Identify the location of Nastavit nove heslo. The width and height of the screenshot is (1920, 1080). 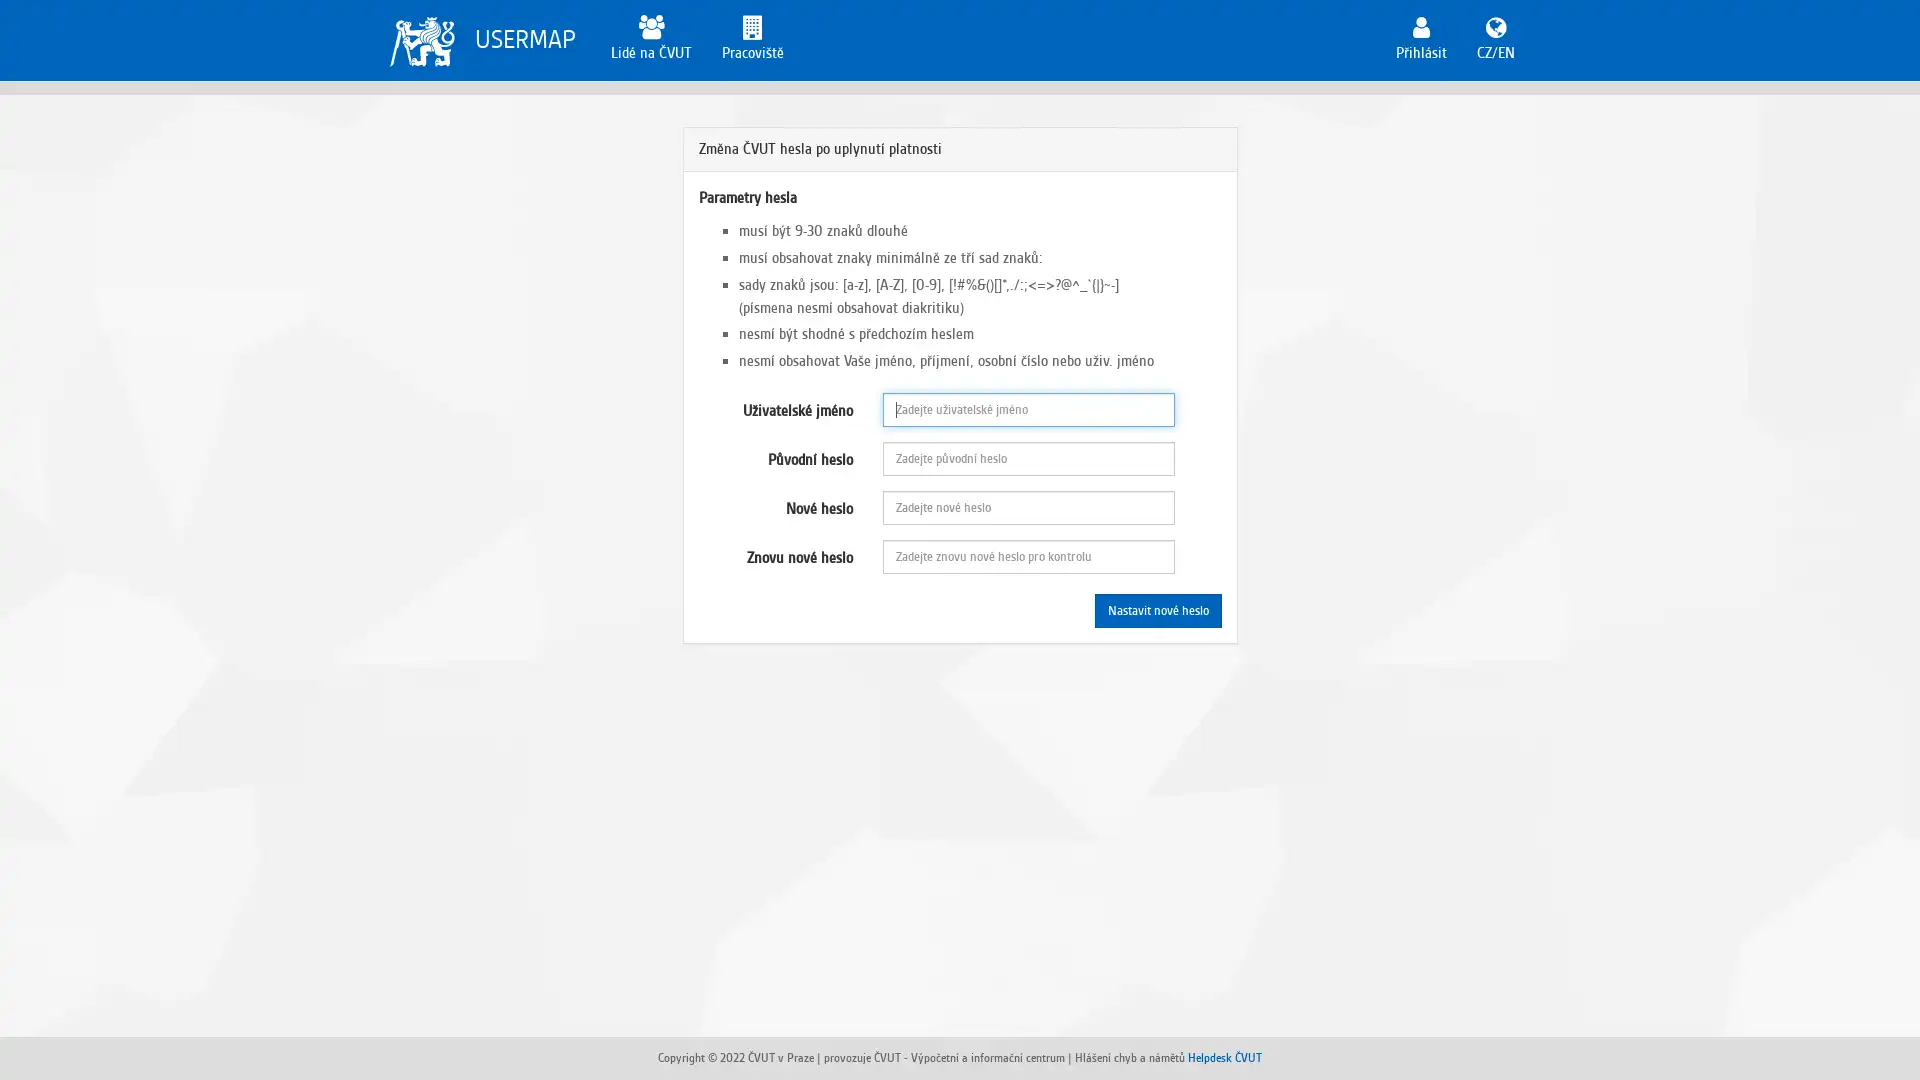
(1157, 609).